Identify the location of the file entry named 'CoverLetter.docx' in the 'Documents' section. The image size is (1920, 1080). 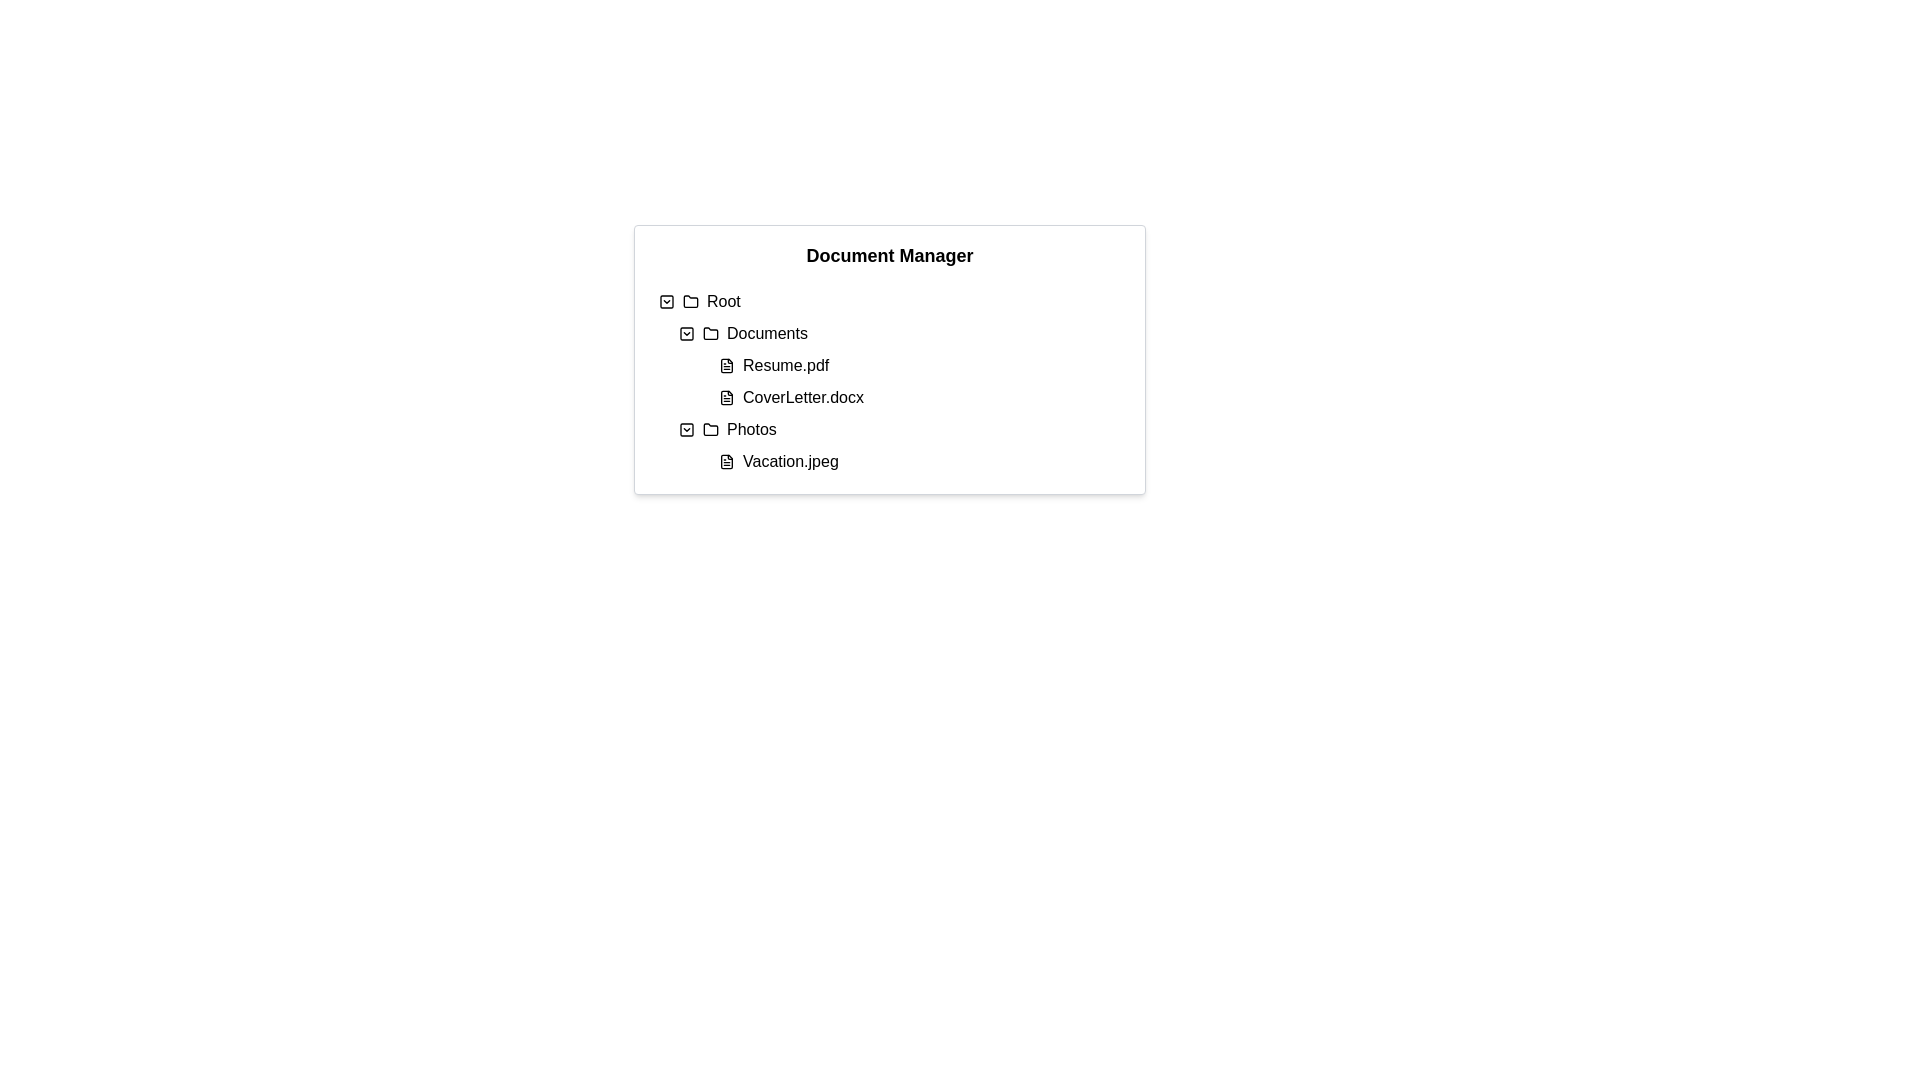
(899, 397).